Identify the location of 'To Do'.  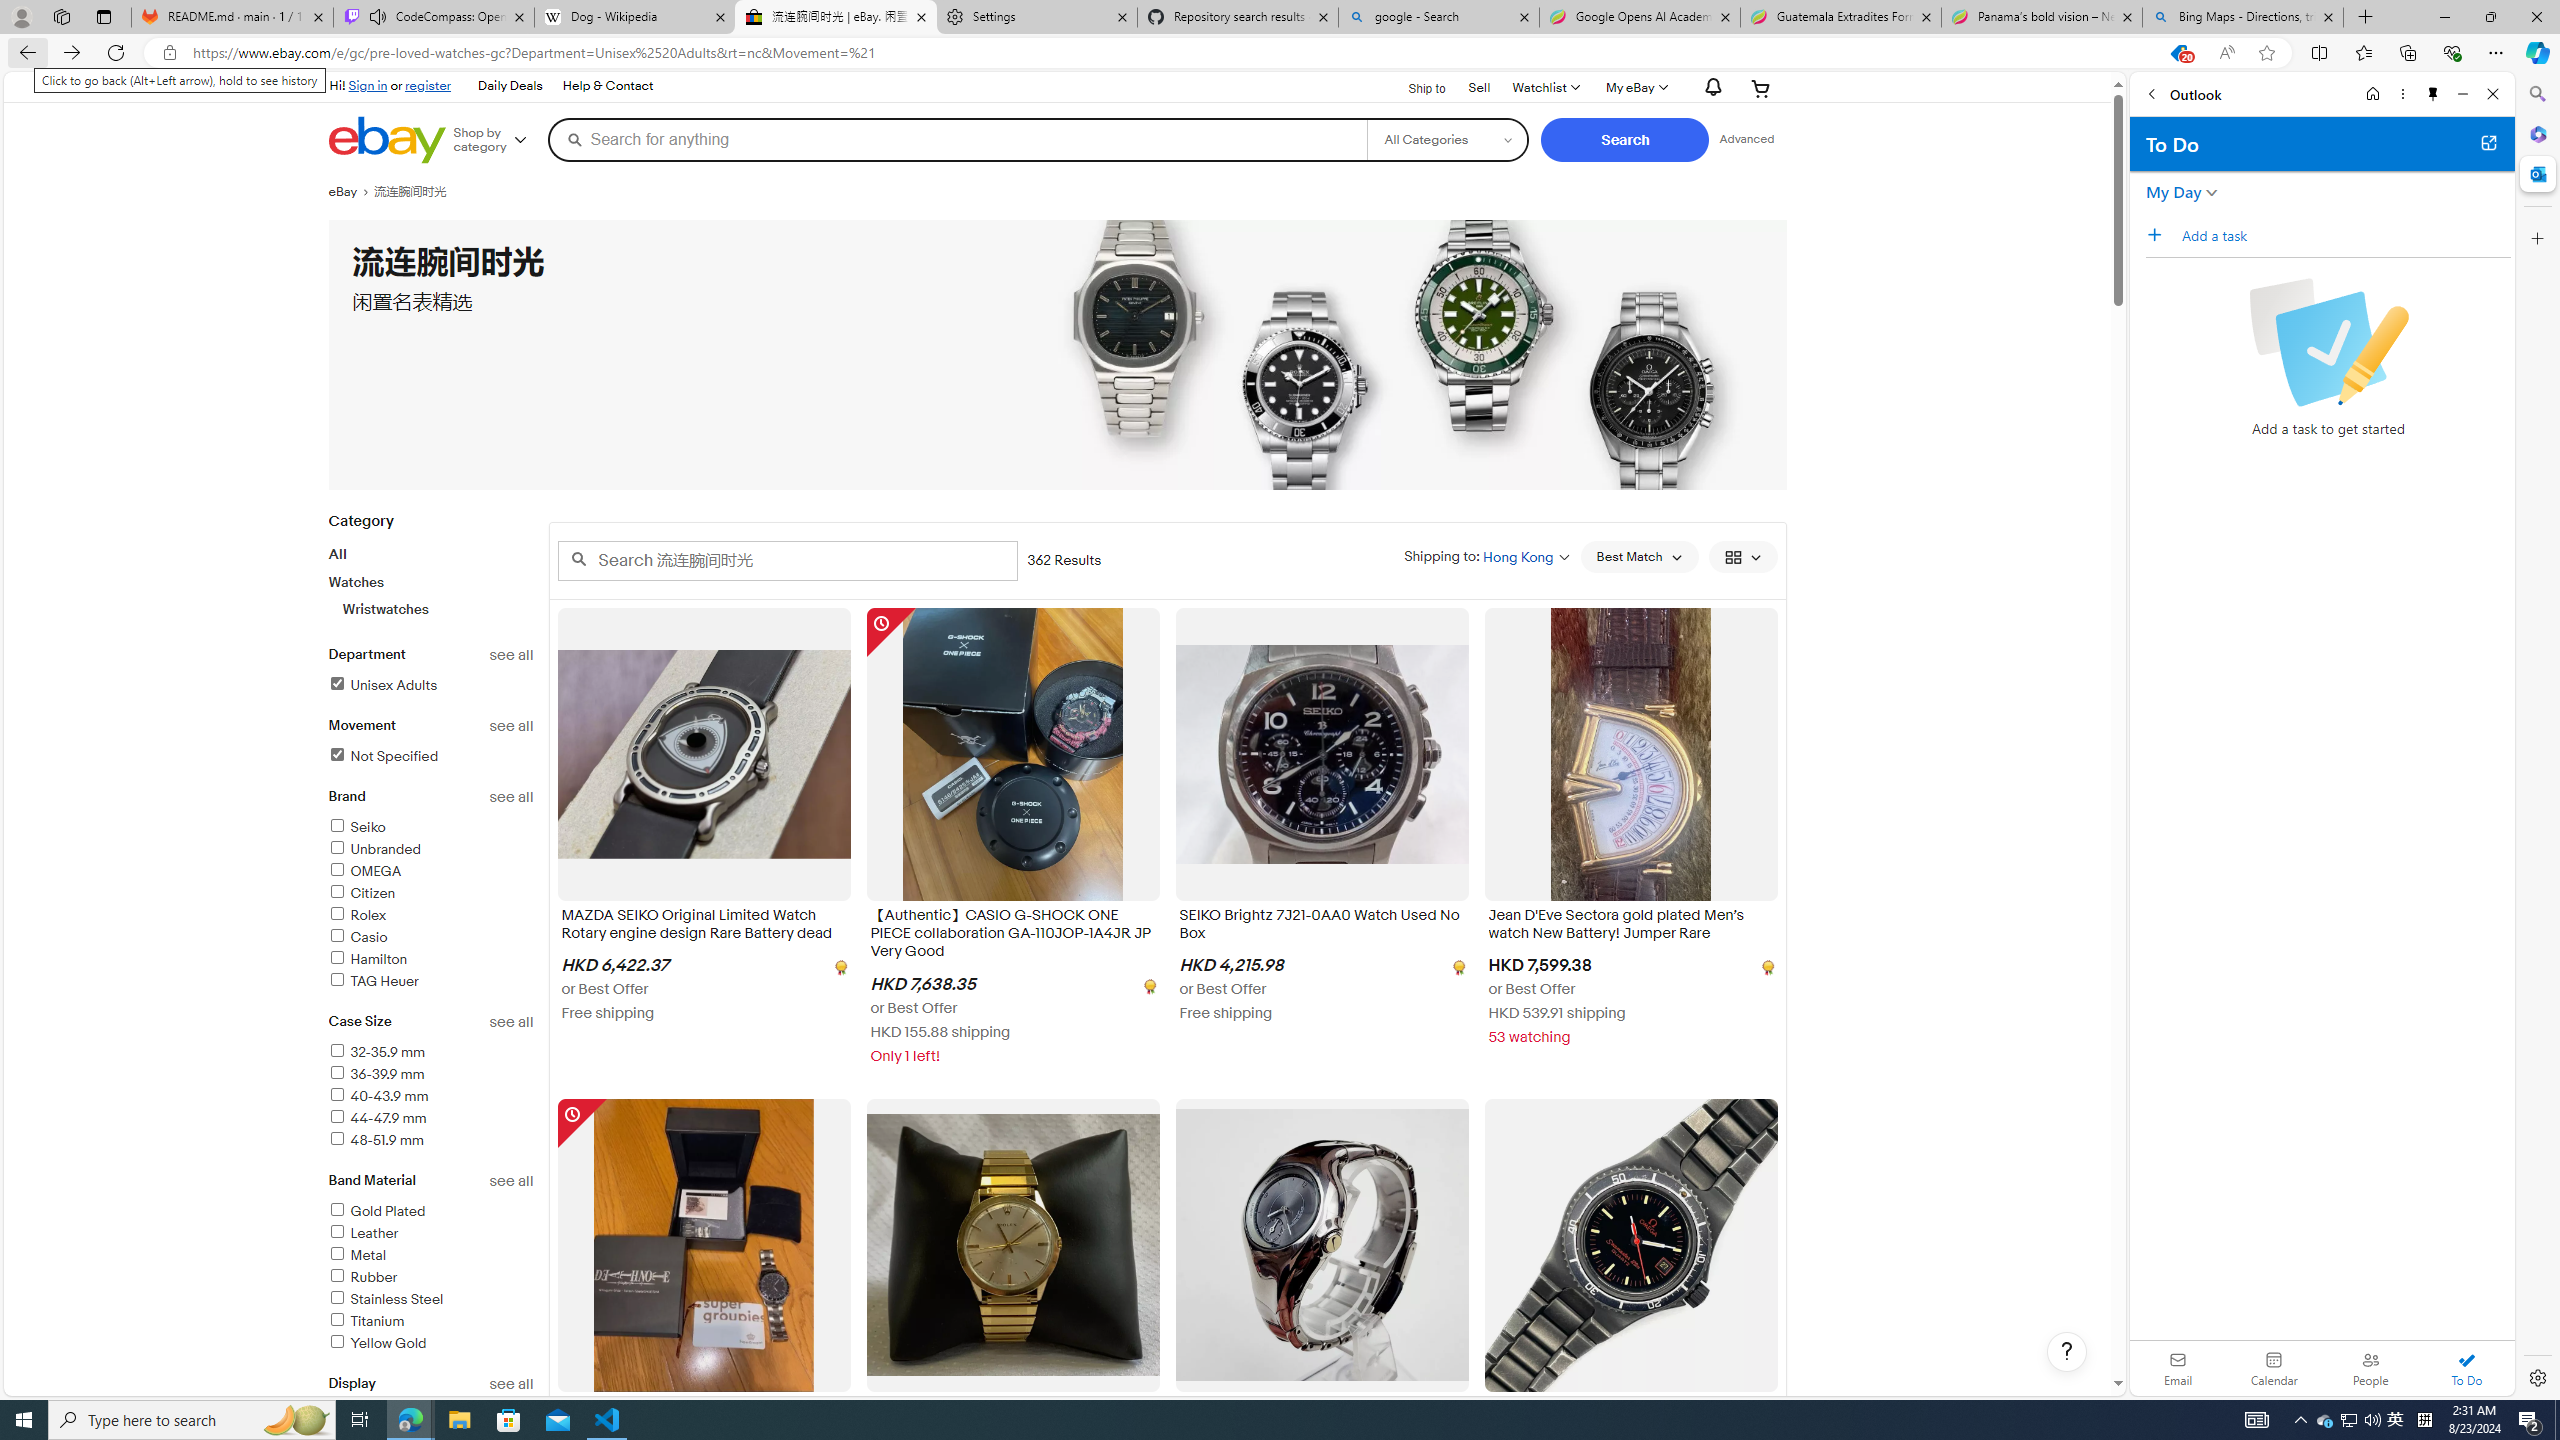
(2466, 1367).